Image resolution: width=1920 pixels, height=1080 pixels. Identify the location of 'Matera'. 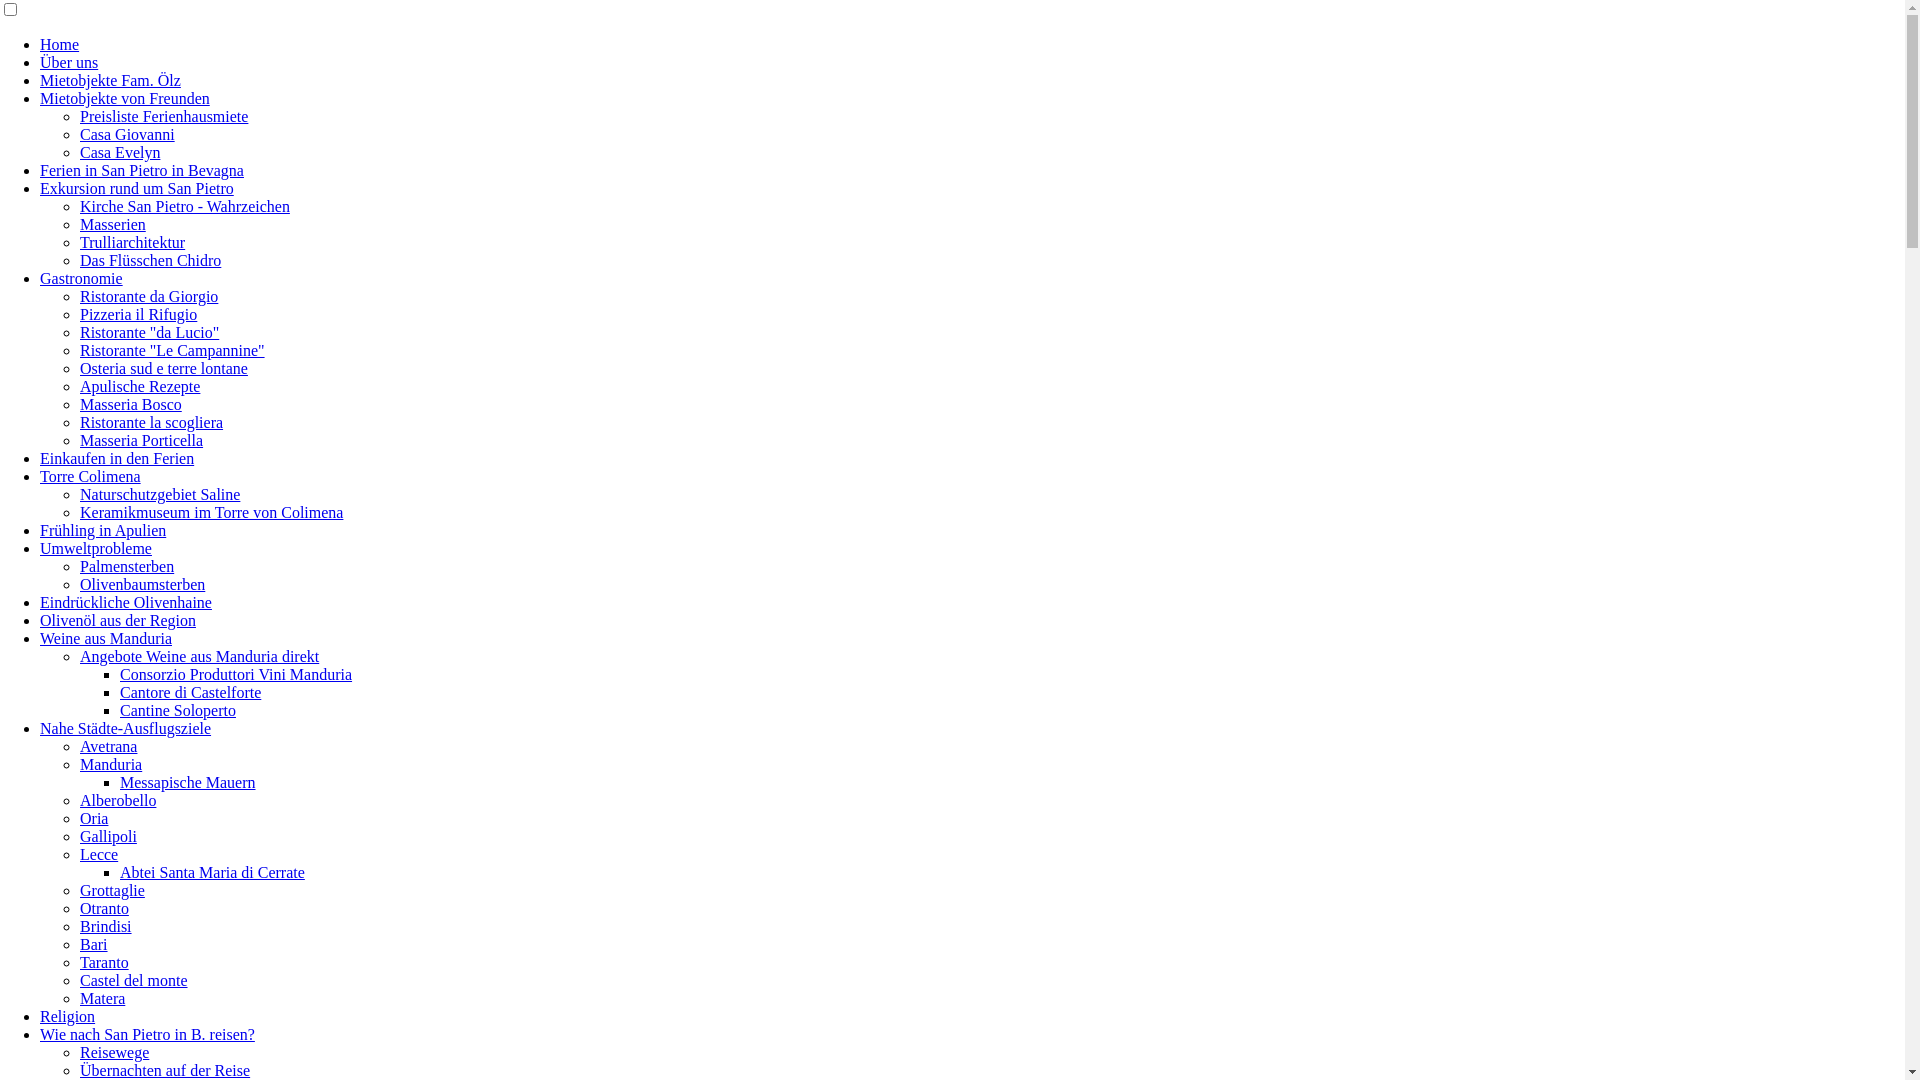
(80, 998).